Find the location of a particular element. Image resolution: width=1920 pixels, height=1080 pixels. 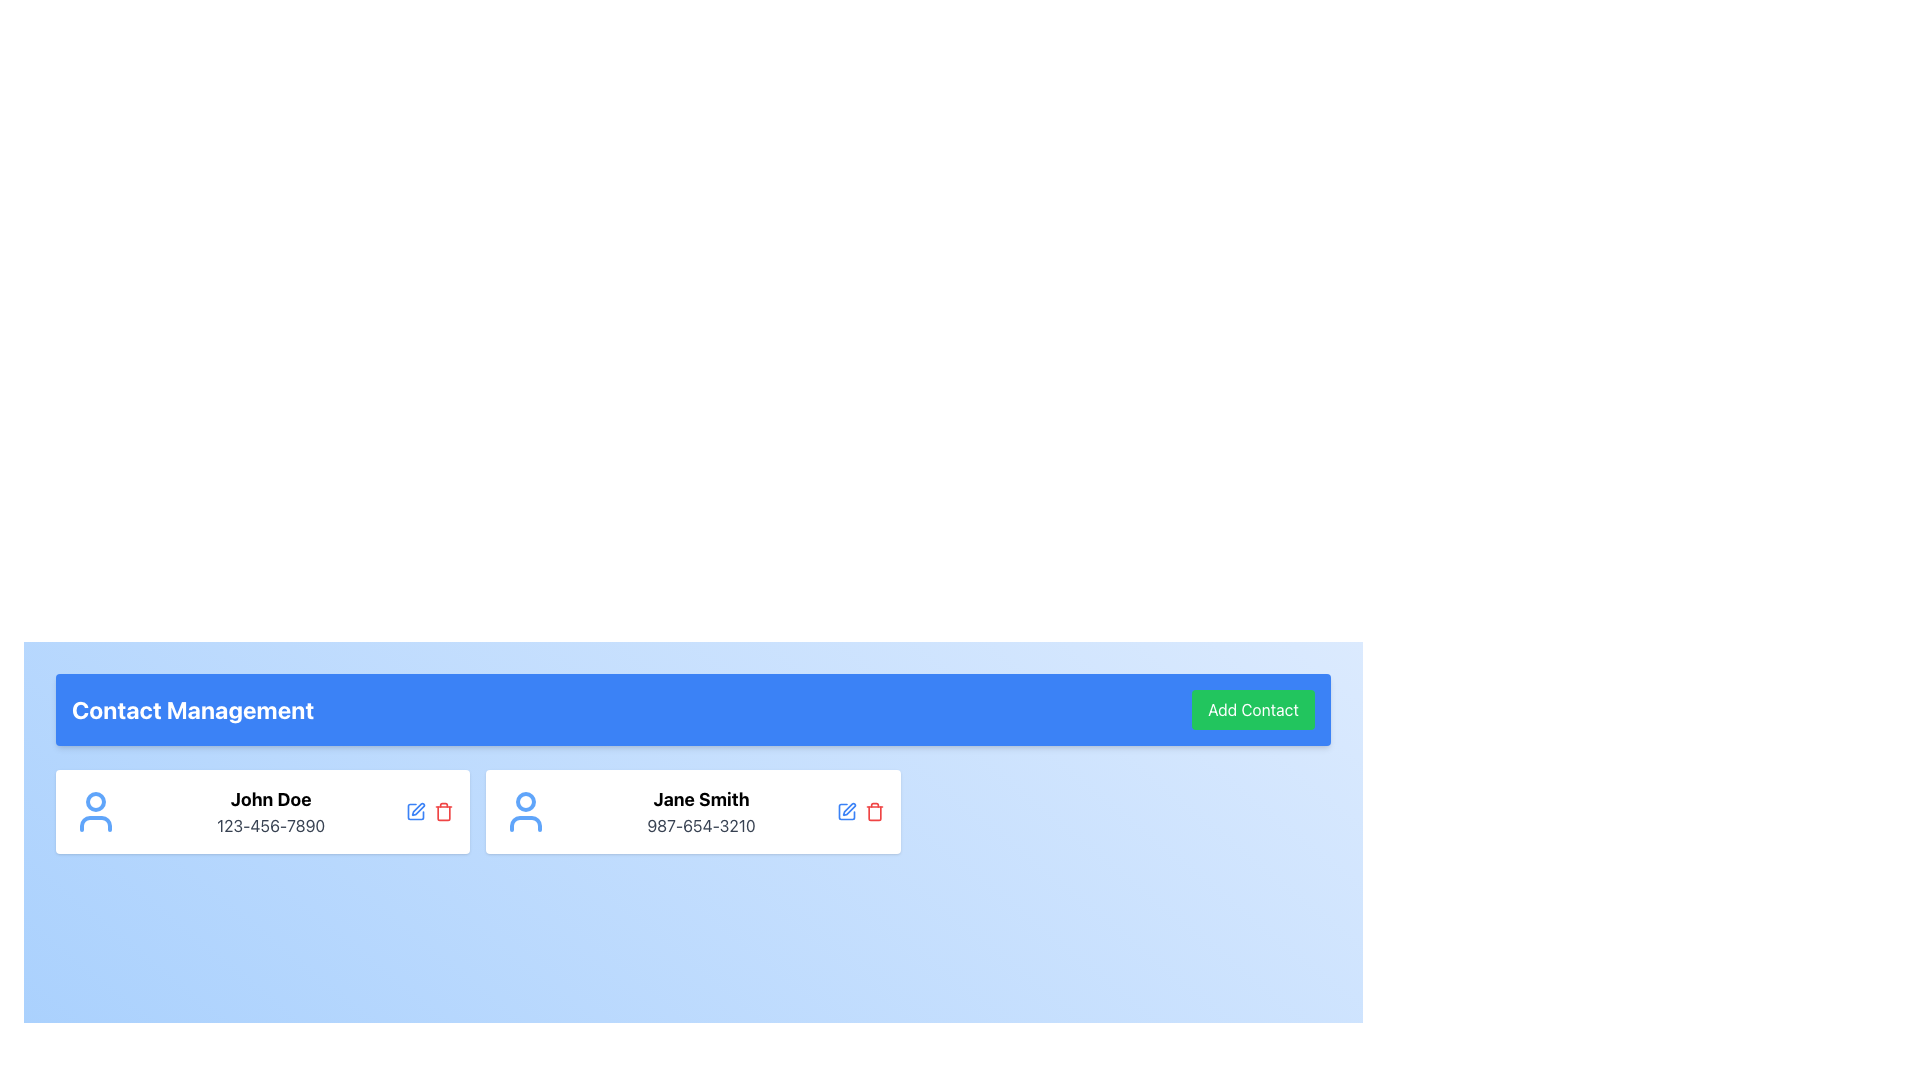

the 'Contact Management' text label located on the left side of the blue header bar at the top of the interface is located at coordinates (193, 708).